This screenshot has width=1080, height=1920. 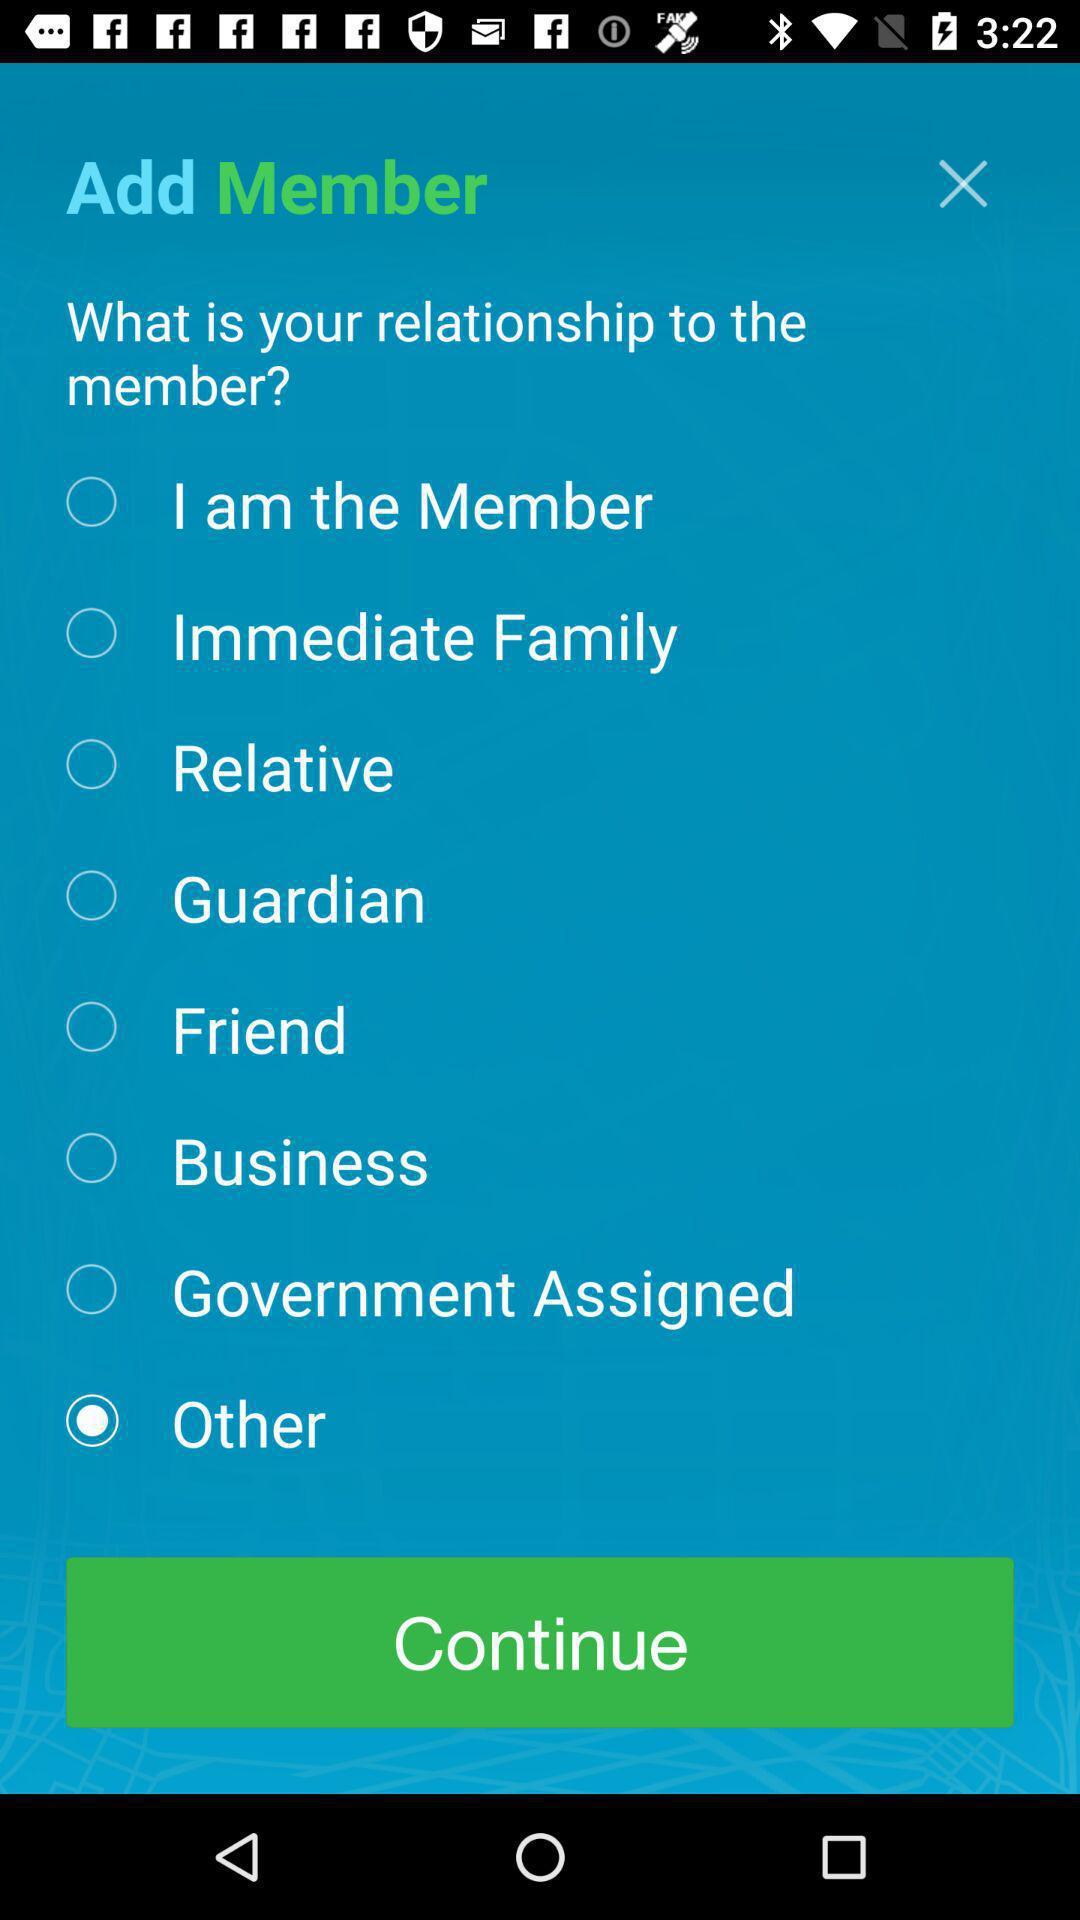 I want to click on the icon above what is your, so click(x=962, y=183).